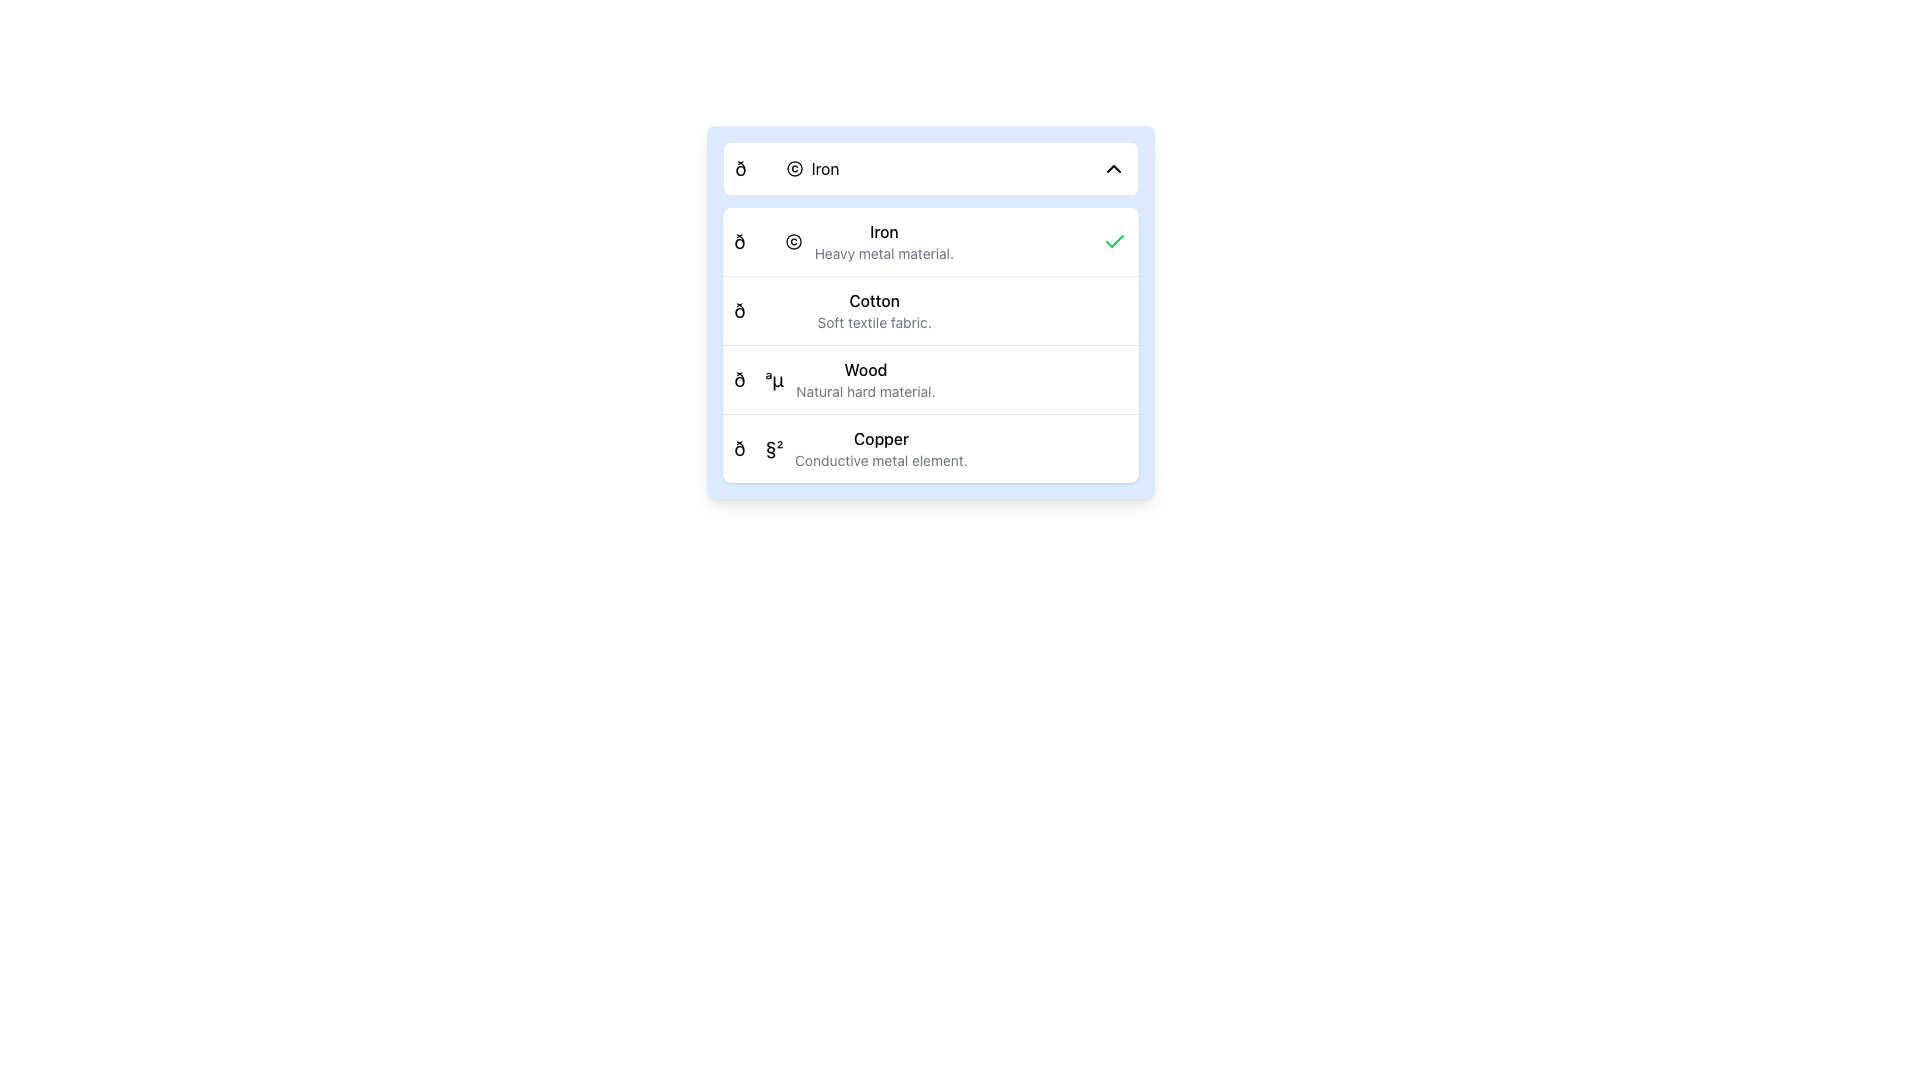  Describe the element at coordinates (880, 438) in the screenshot. I see `the 'Copper' text label located at the bottom-most entry of the dropdown menu` at that location.